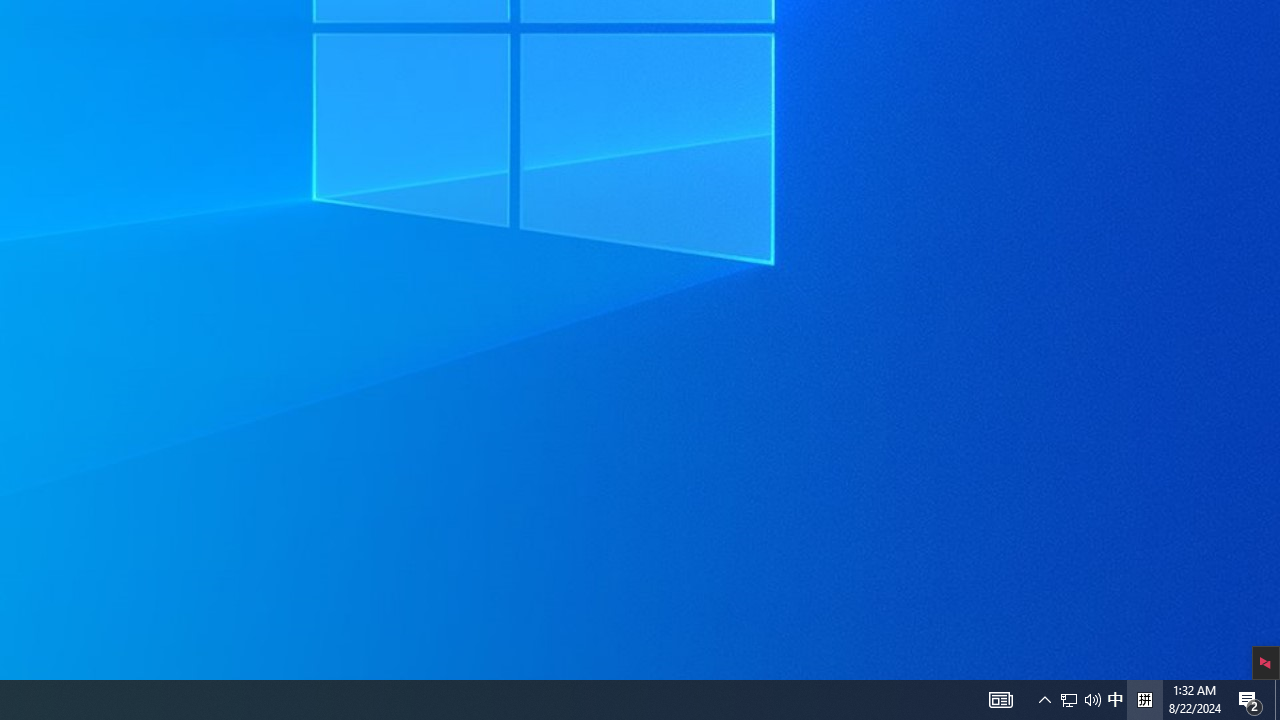 The image size is (1280, 720). What do you see at coordinates (1068, 698) in the screenshot?
I see `'Q2790: 100%'` at bounding box center [1068, 698].